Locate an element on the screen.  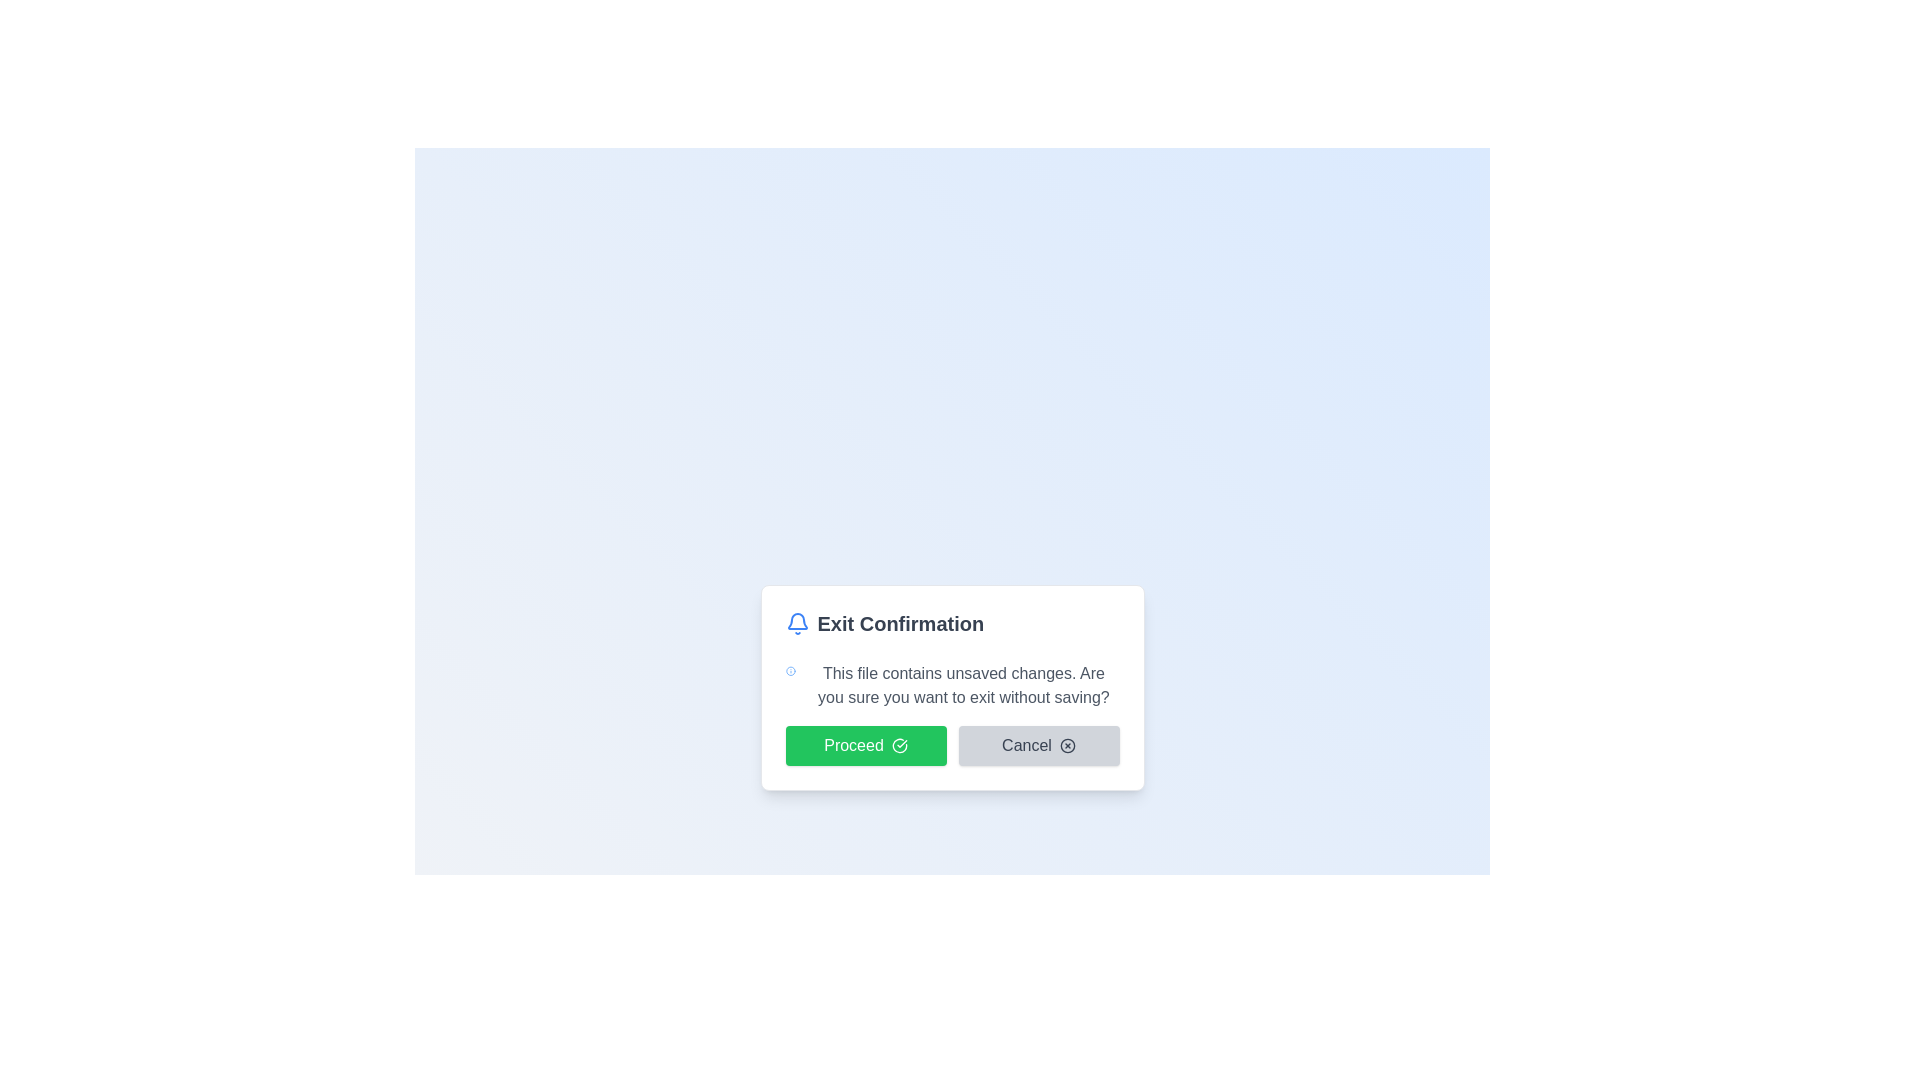
information provided in the 'Exit Confirmation' modal dialog box that states, 'This file contains unsaved changes. Are you sure you want to exit without saving?' is located at coordinates (951, 686).